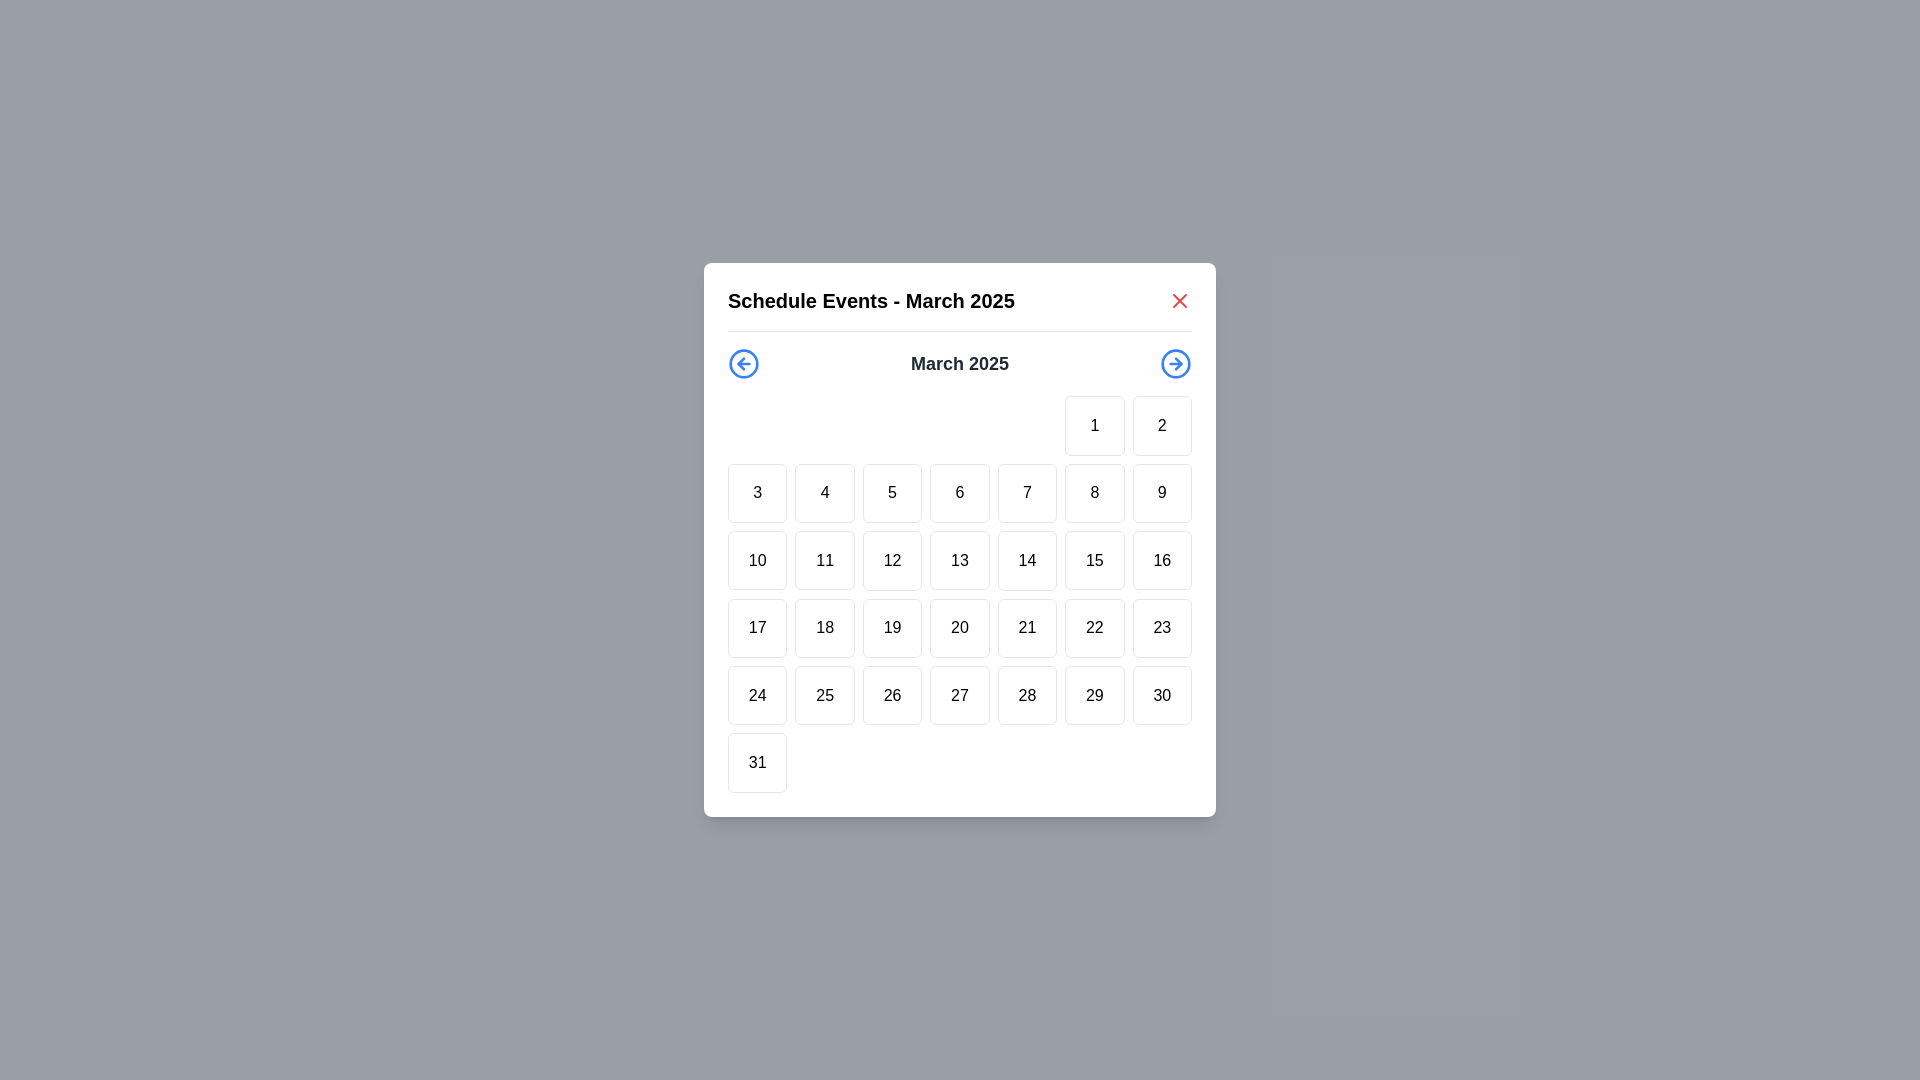 This screenshot has width=1920, height=1080. What do you see at coordinates (1093, 560) in the screenshot?
I see `the square button with rounded borders and the centered text '15'` at bounding box center [1093, 560].